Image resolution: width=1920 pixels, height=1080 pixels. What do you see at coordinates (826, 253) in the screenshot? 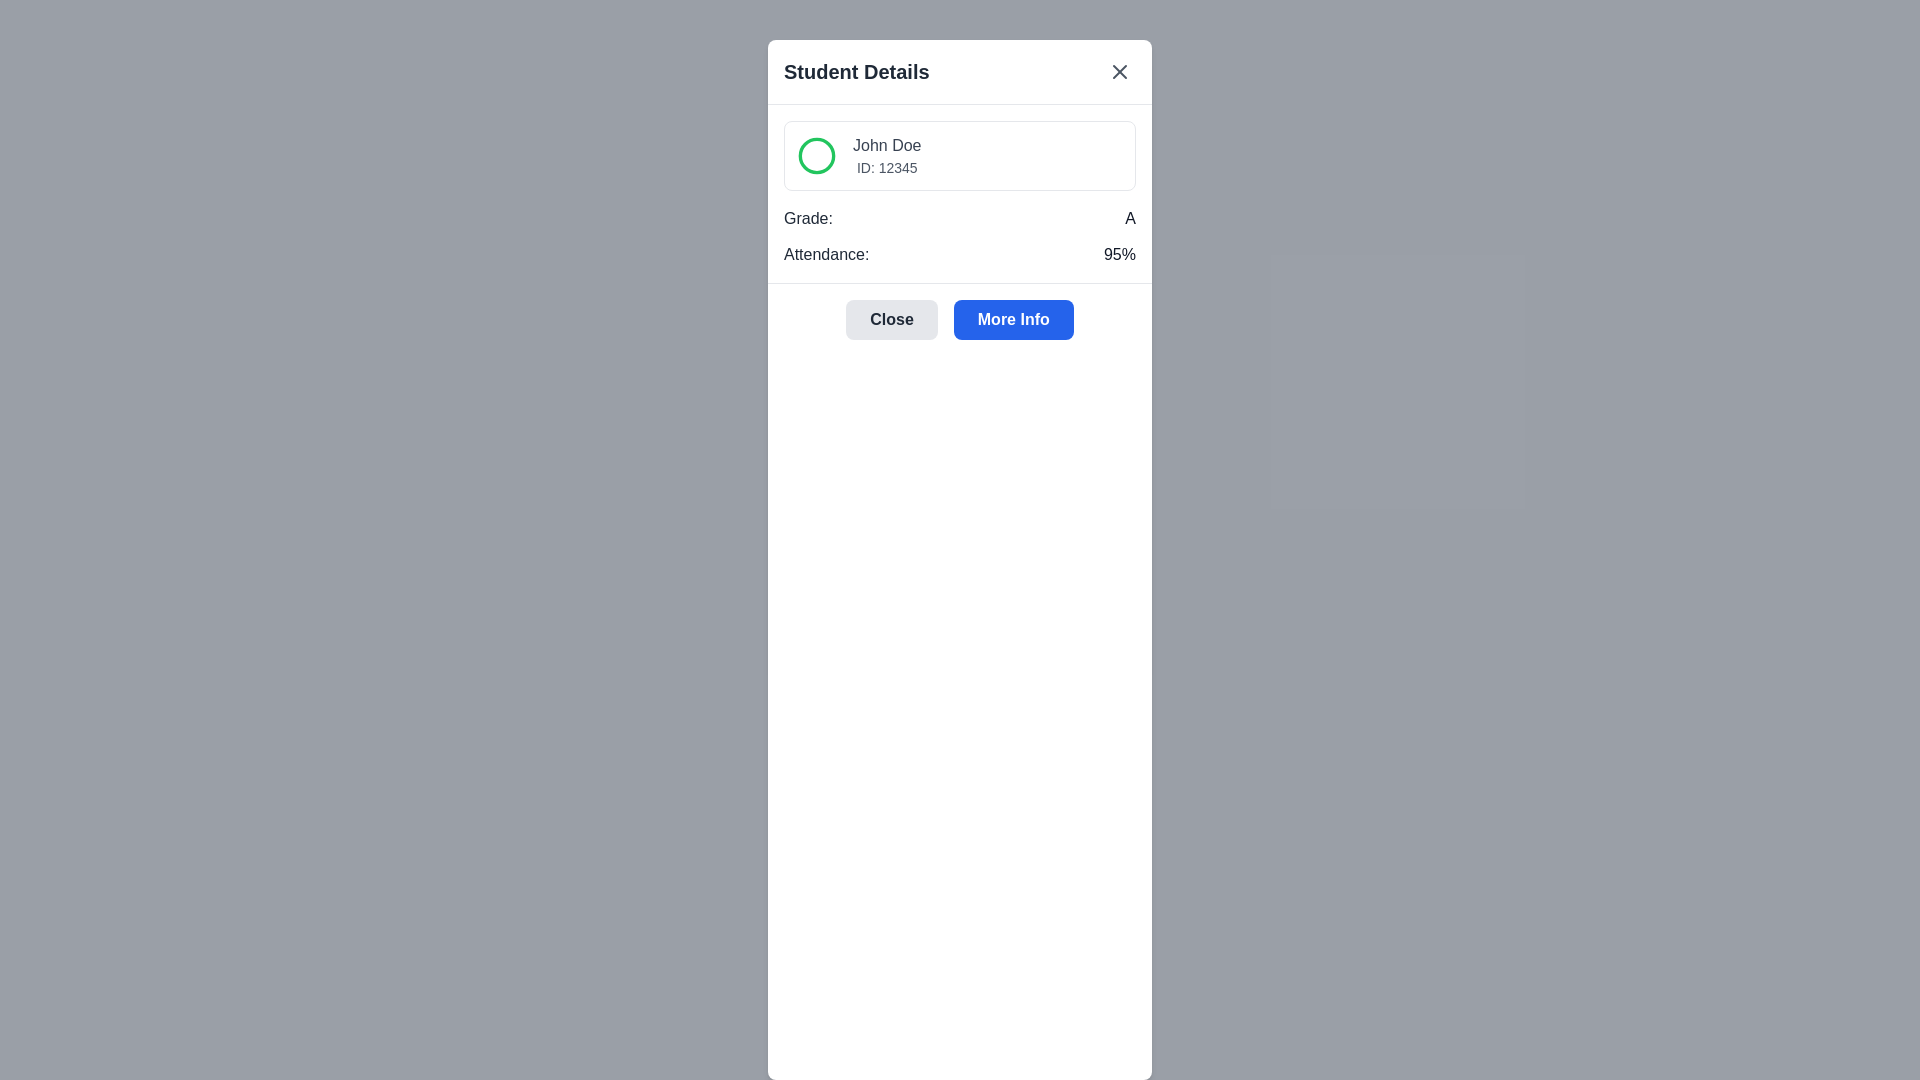
I see `the text label reading 'Attendance:' styled with a gray font color, located in the modal window titled 'Student Details', positioned to the left of '95%'` at bounding box center [826, 253].